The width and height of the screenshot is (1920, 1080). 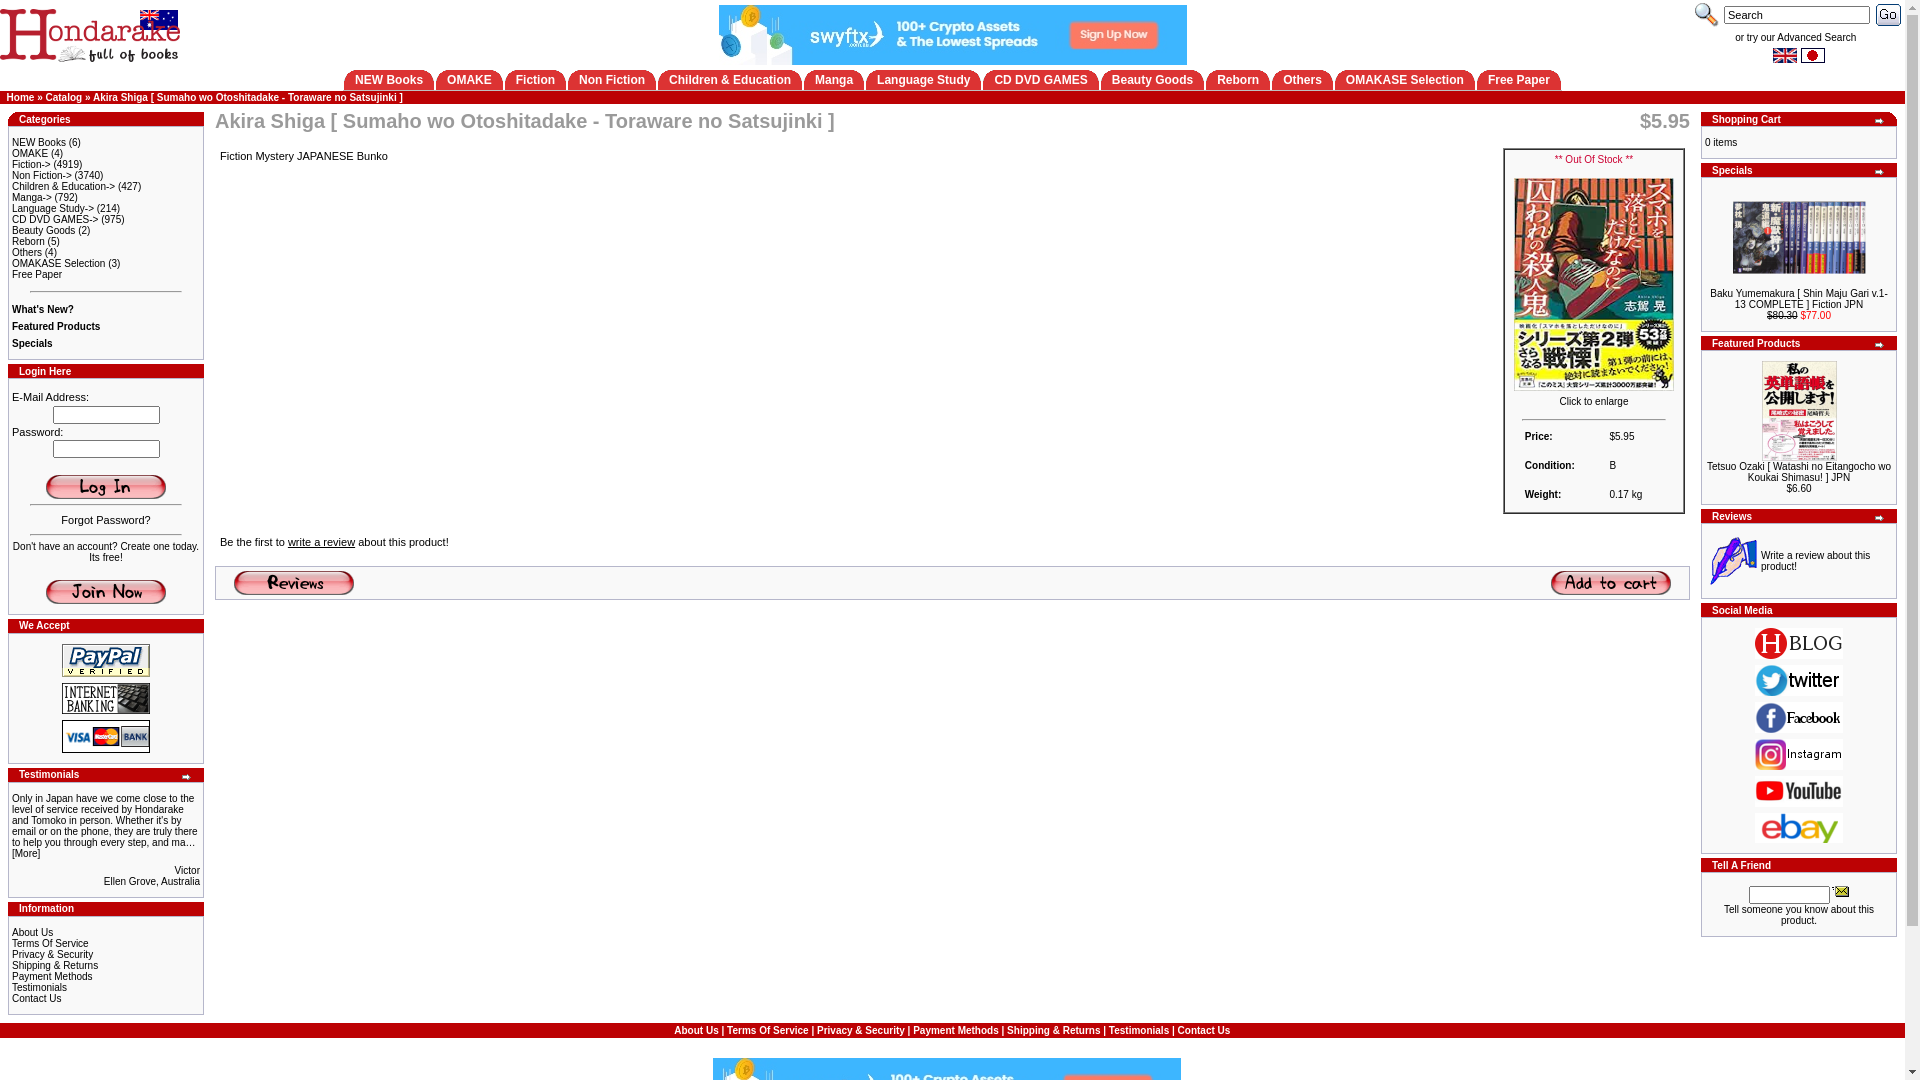 What do you see at coordinates (877, 79) in the screenshot?
I see `'Language Study'` at bounding box center [877, 79].